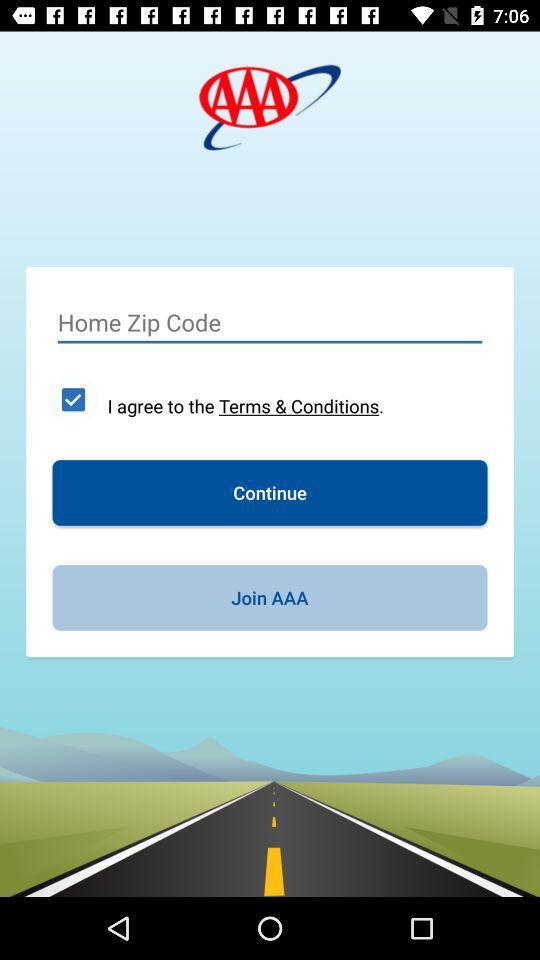 The image size is (540, 960). What do you see at coordinates (270, 597) in the screenshot?
I see `the join aaa icon` at bounding box center [270, 597].